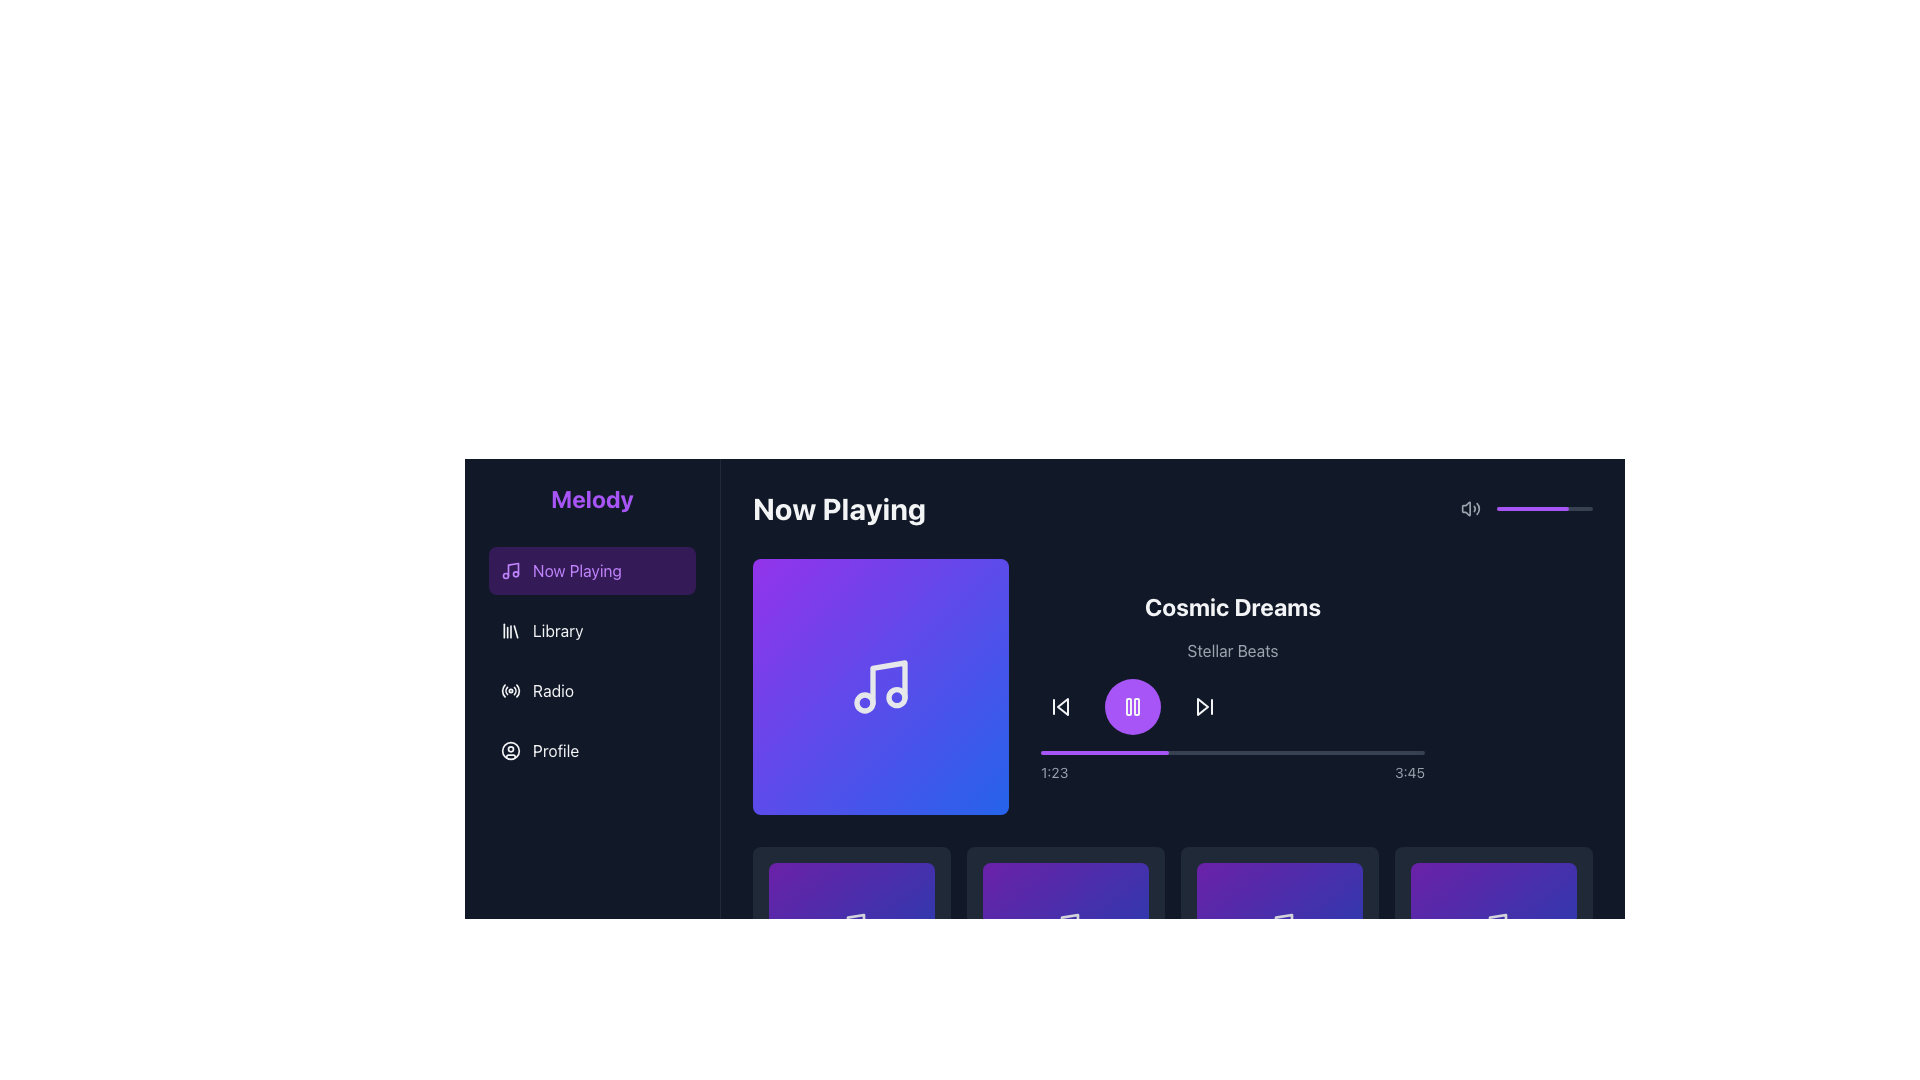 This screenshot has height=1080, width=1920. What do you see at coordinates (1203, 705) in the screenshot?
I see `the skip-forward button located in the media control bar, which is positioned to the right of the purple pause button and above the progress bar` at bounding box center [1203, 705].